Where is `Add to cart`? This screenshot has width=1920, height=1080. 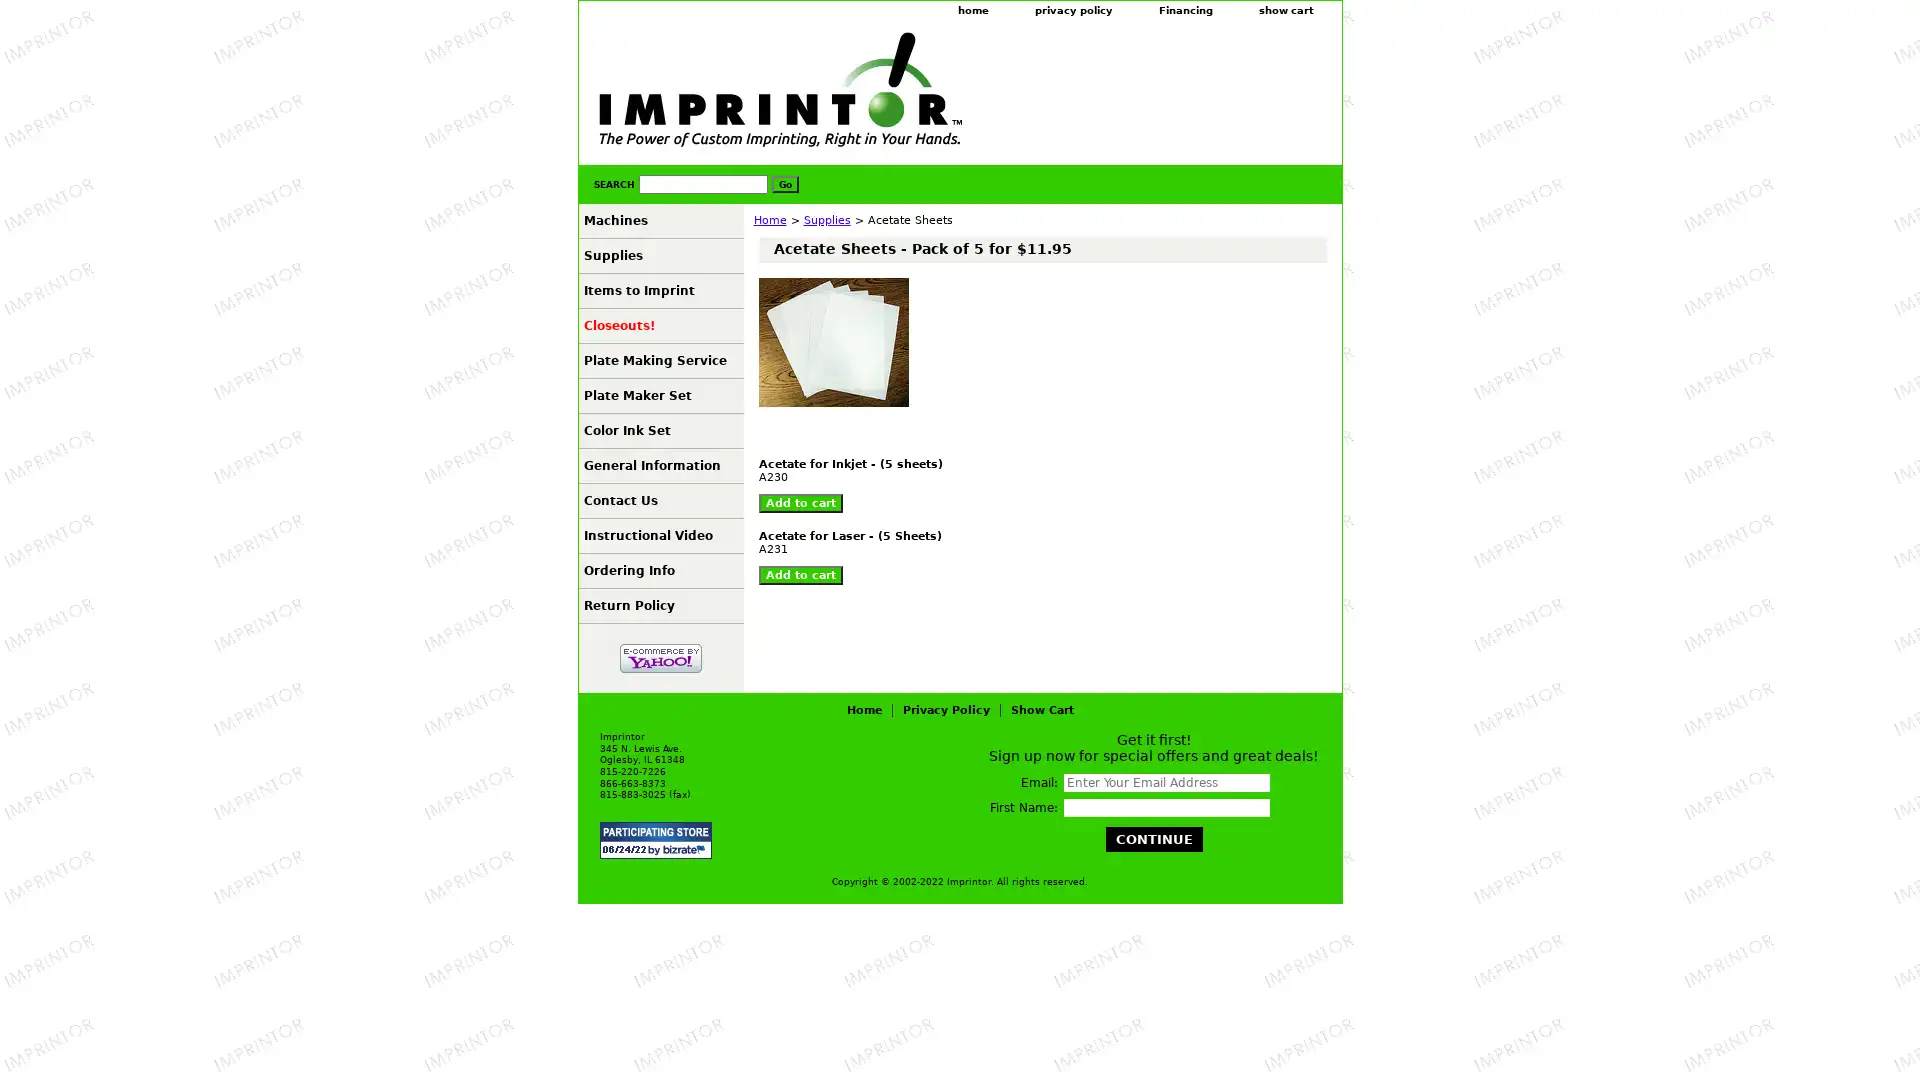 Add to cart is located at coordinates (800, 502).